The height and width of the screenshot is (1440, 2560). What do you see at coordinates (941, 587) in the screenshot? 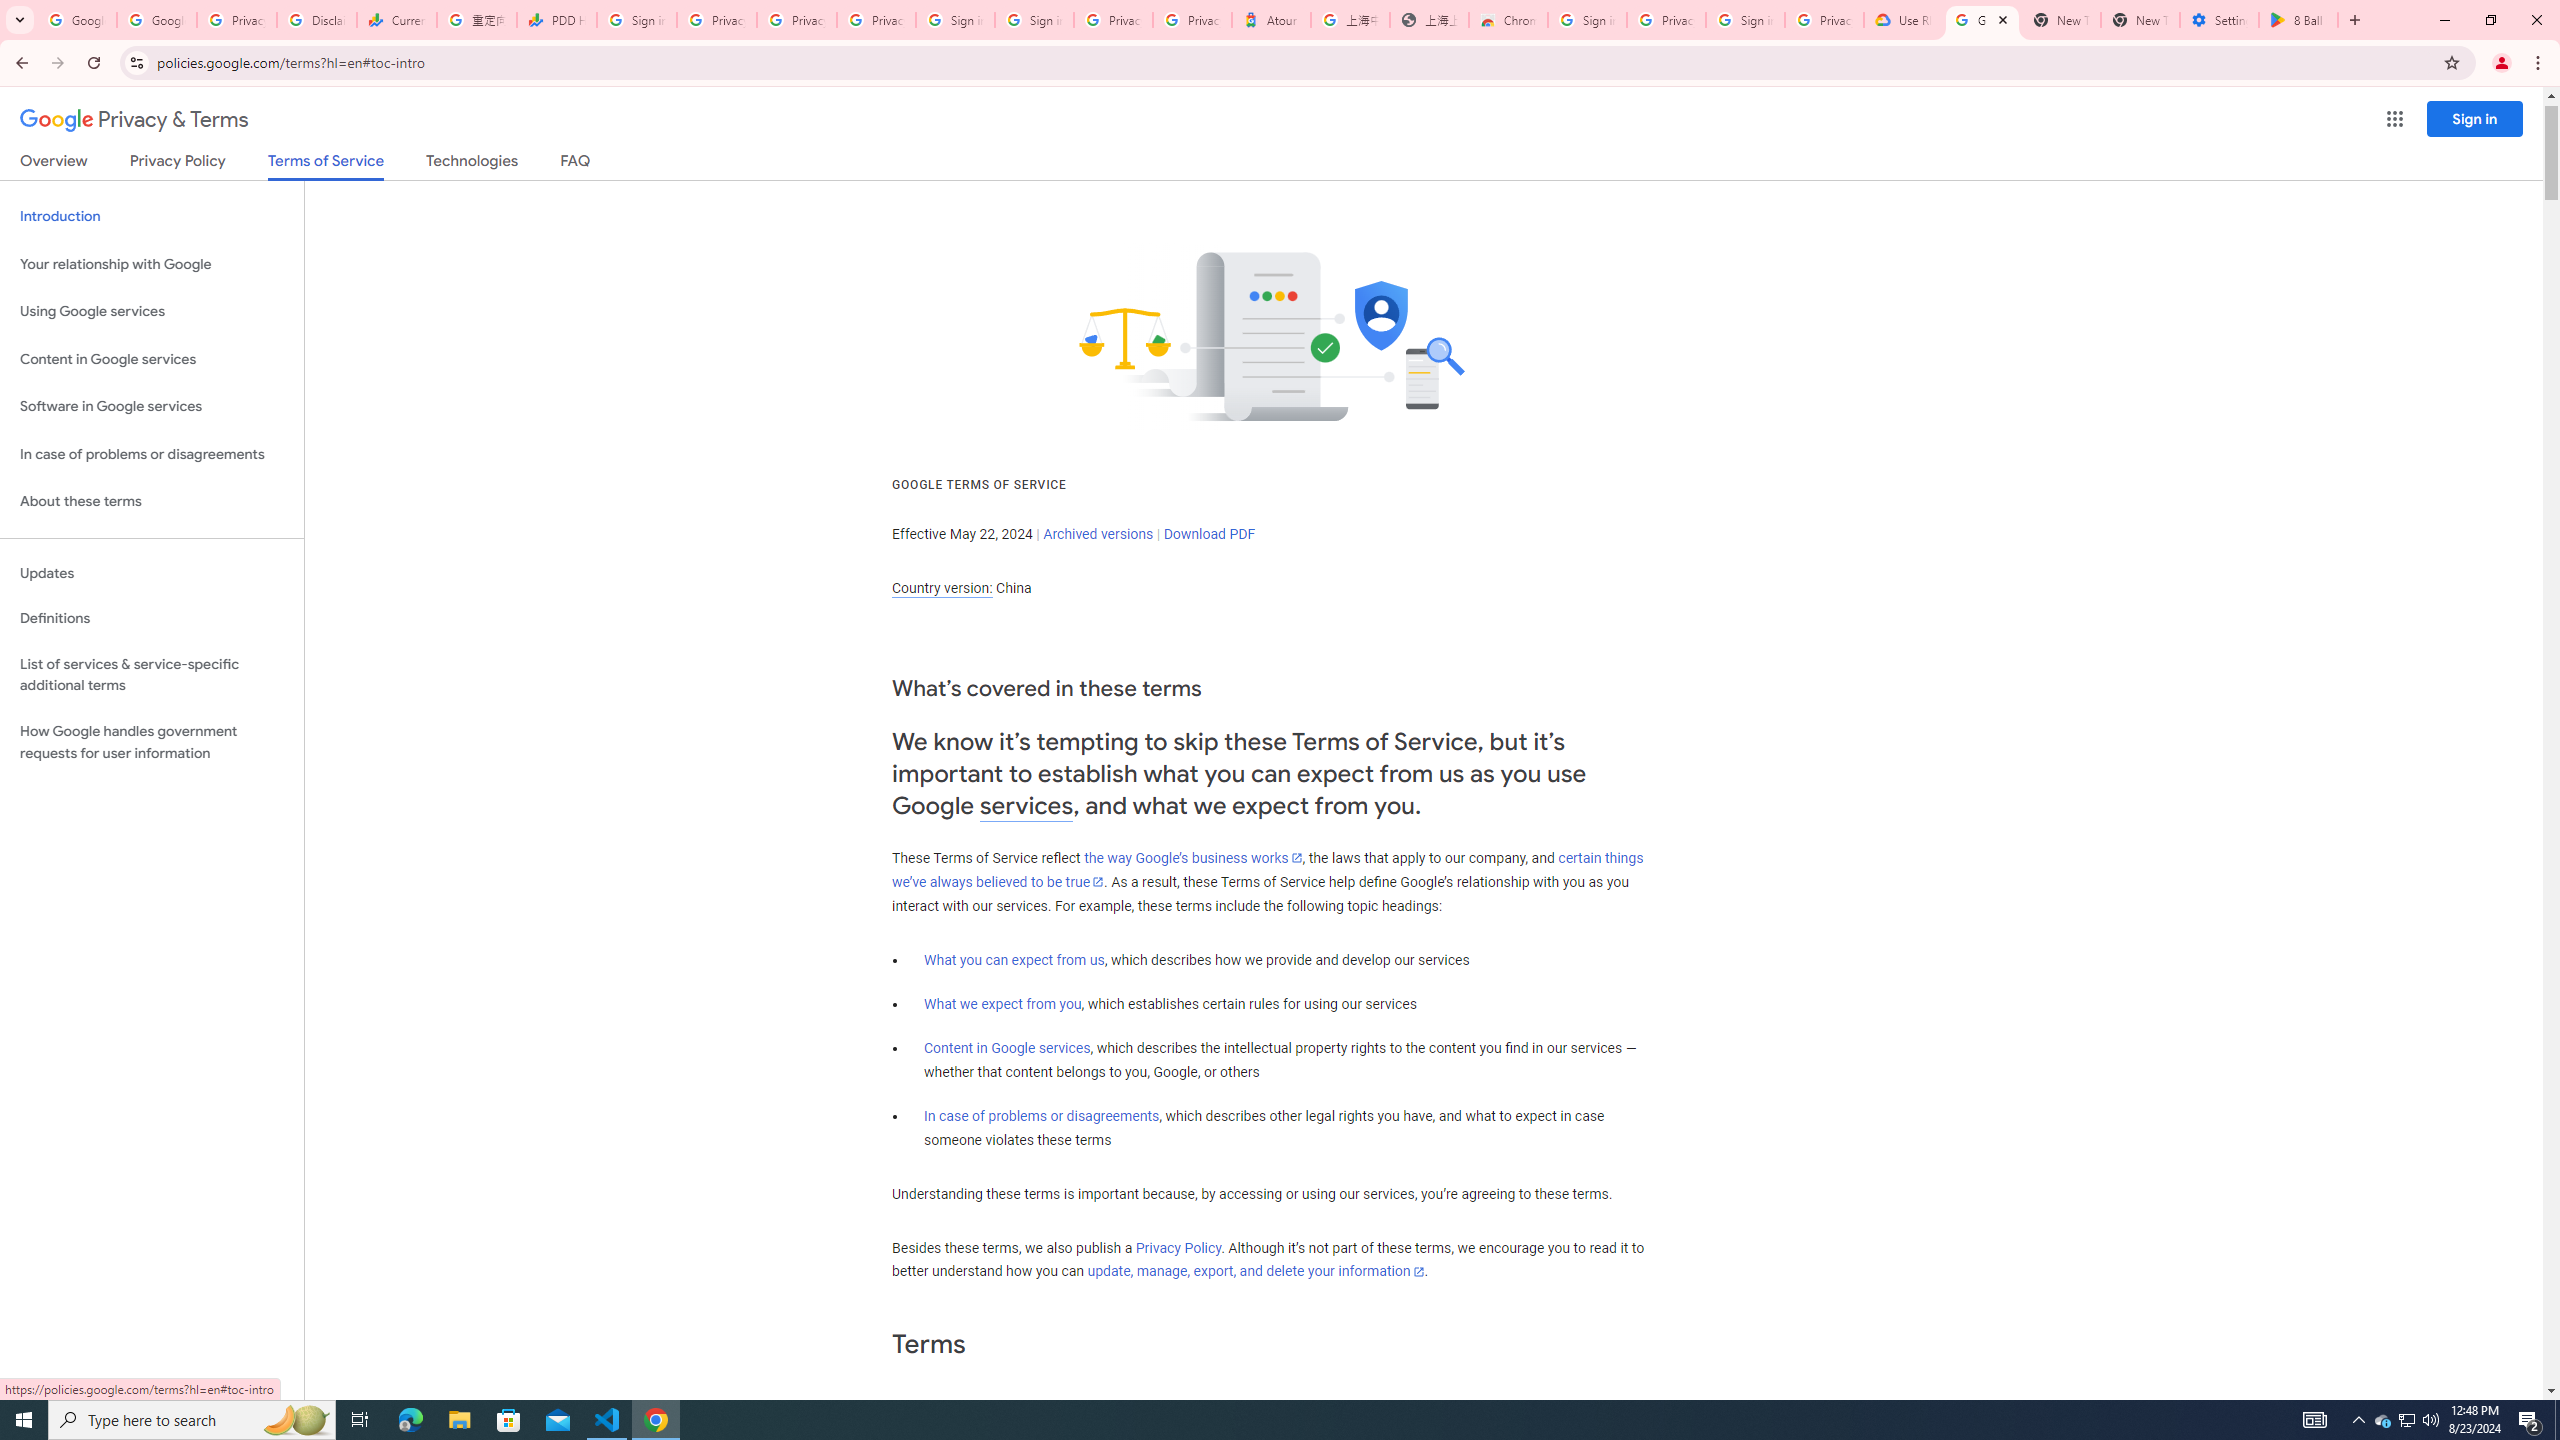
I see `'Country version:'` at bounding box center [941, 587].